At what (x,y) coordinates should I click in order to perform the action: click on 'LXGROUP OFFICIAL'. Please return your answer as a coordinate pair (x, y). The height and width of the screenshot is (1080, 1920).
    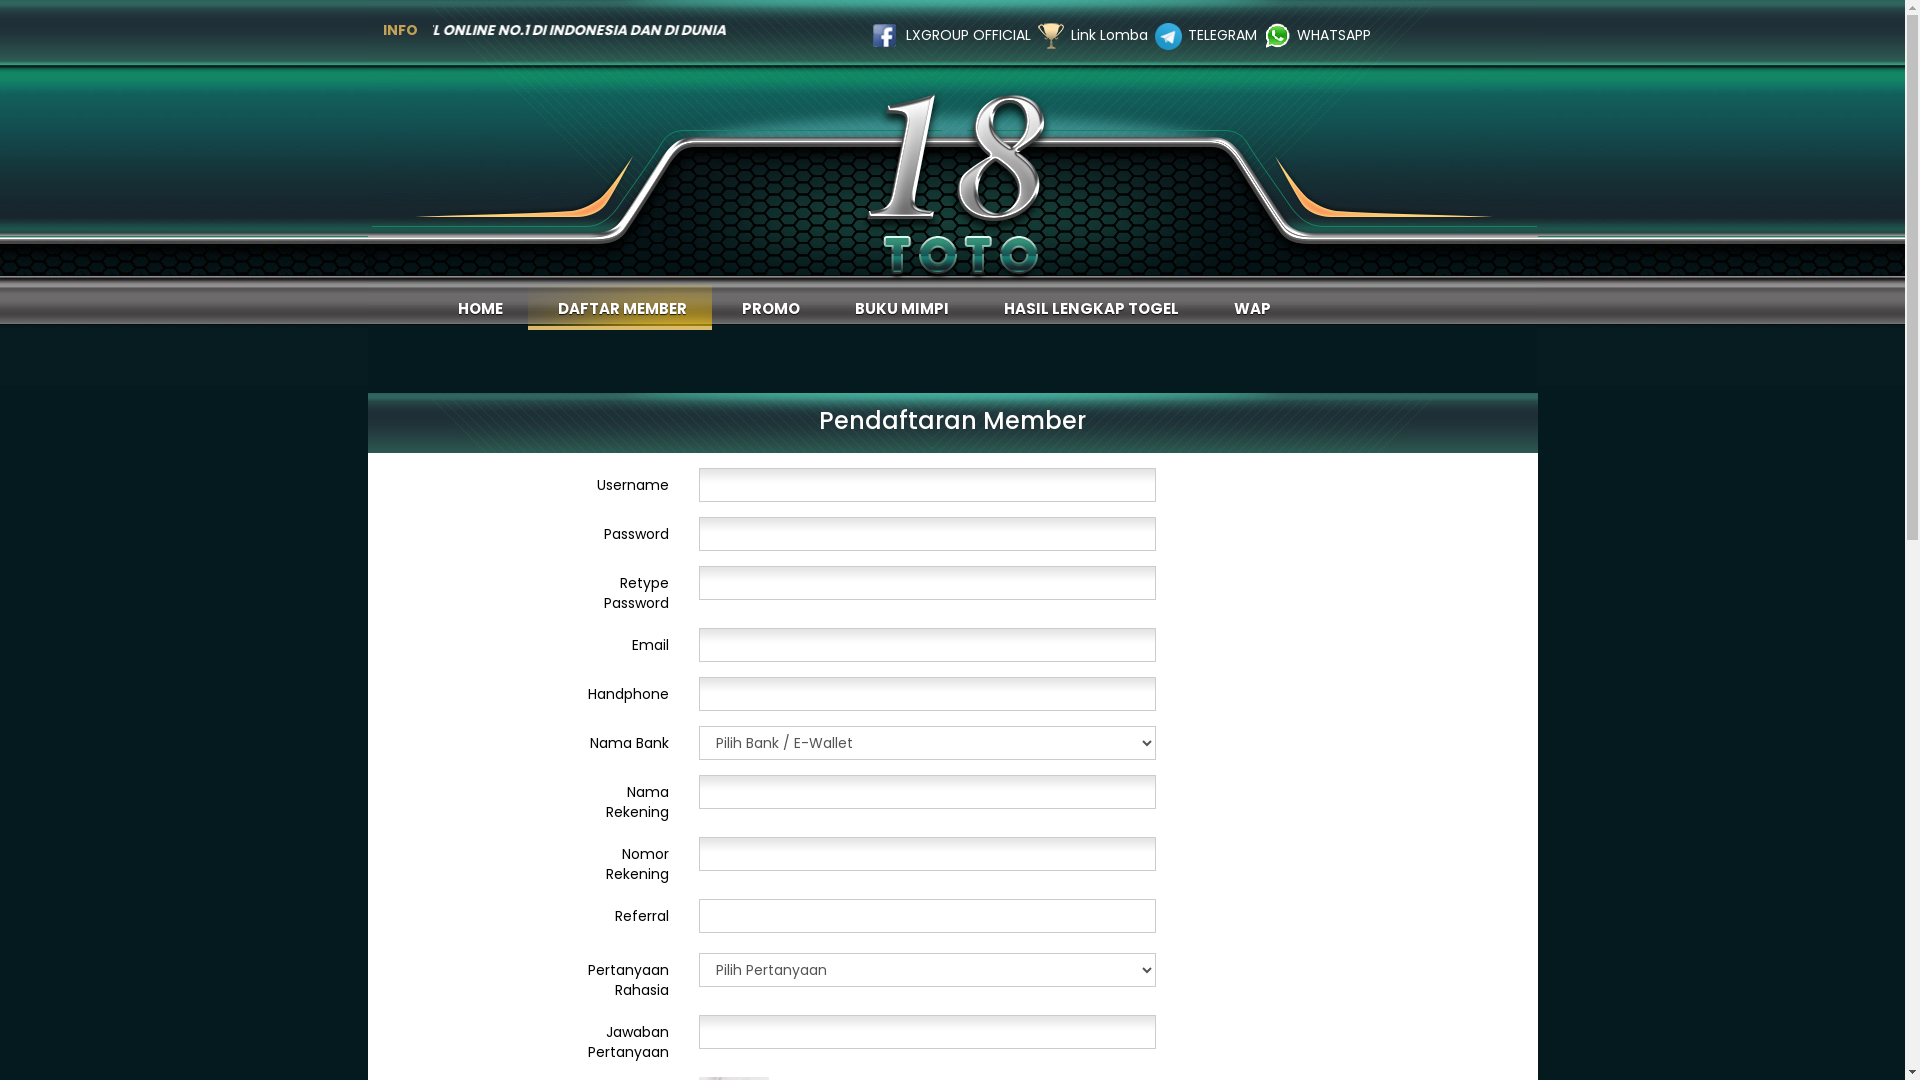
    Looking at the image, I should click on (968, 34).